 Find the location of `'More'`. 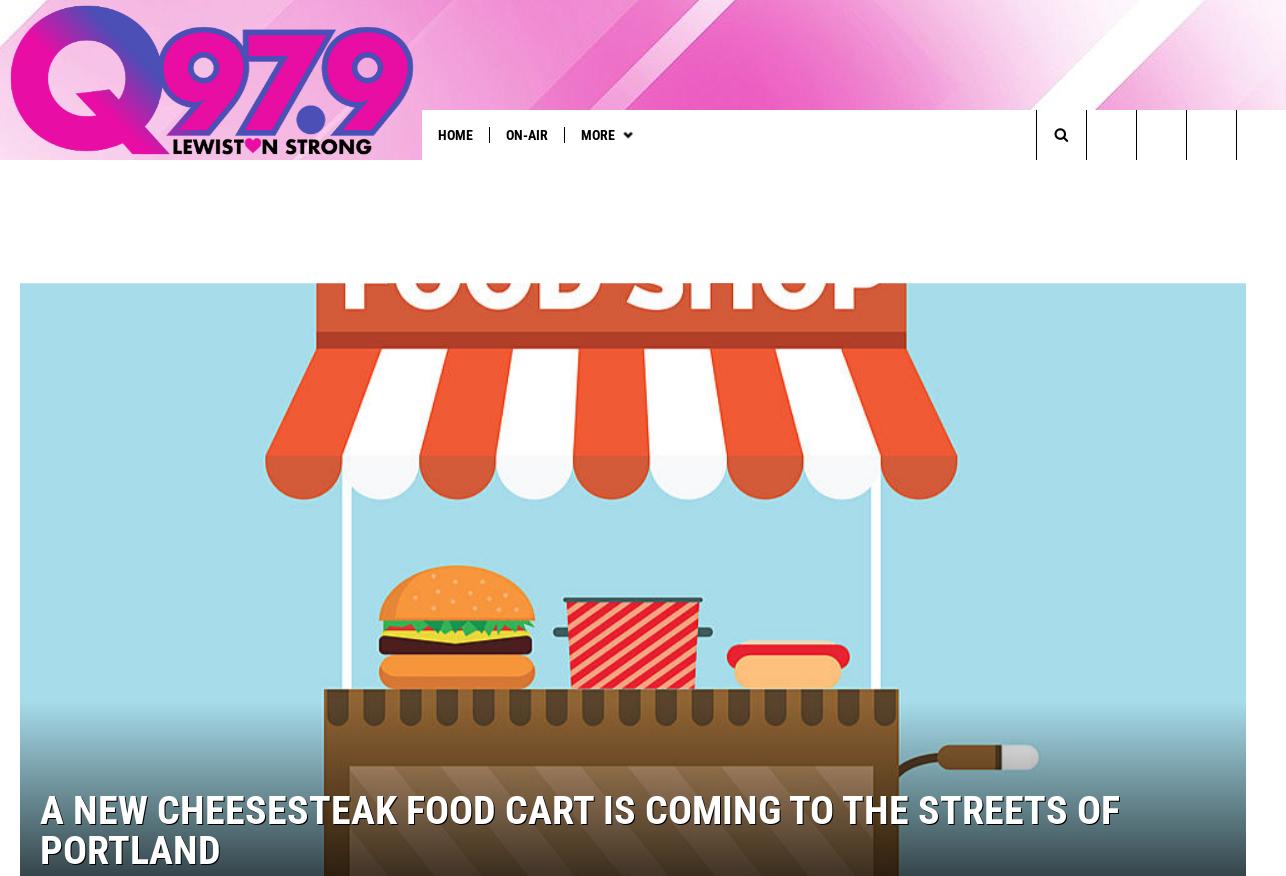

'More' is located at coordinates (578, 133).